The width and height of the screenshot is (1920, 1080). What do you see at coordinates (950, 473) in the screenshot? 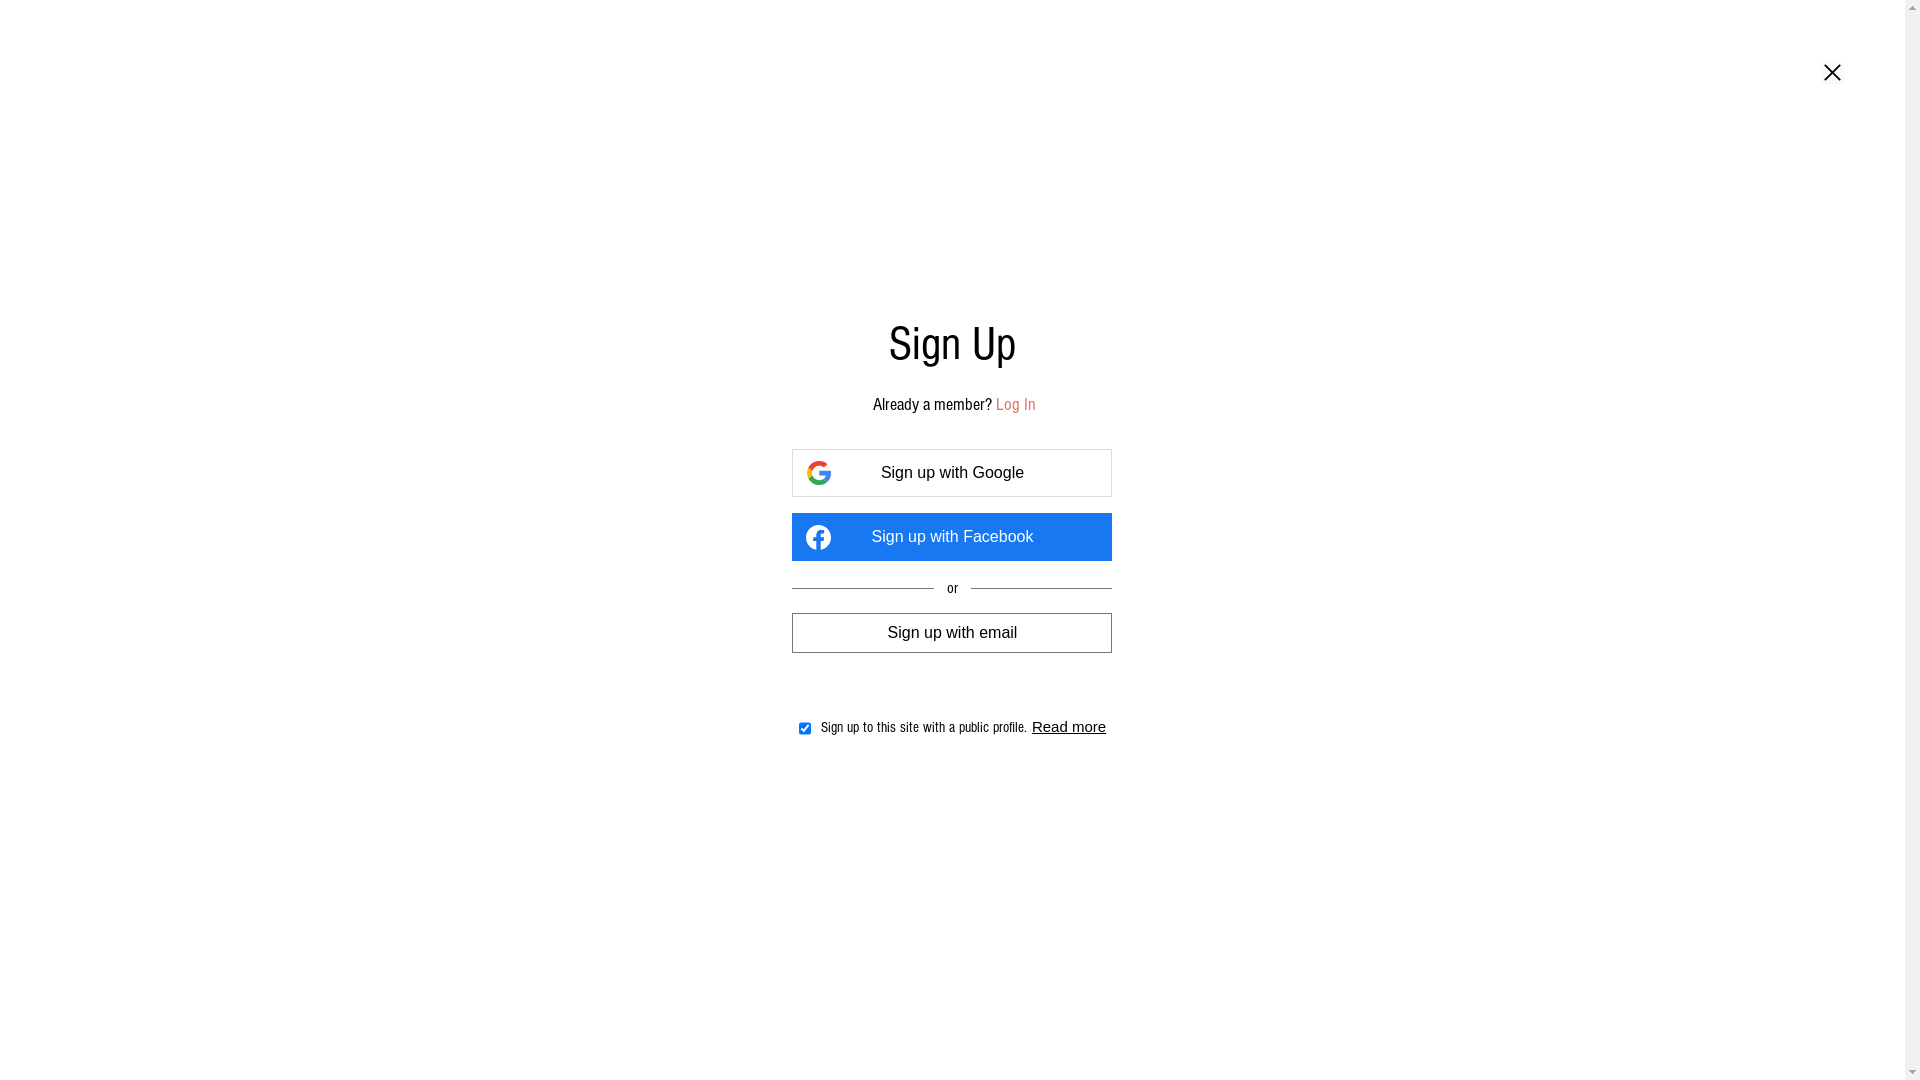
I see `'Sign up with Google'` at bounding box center [950, 473].